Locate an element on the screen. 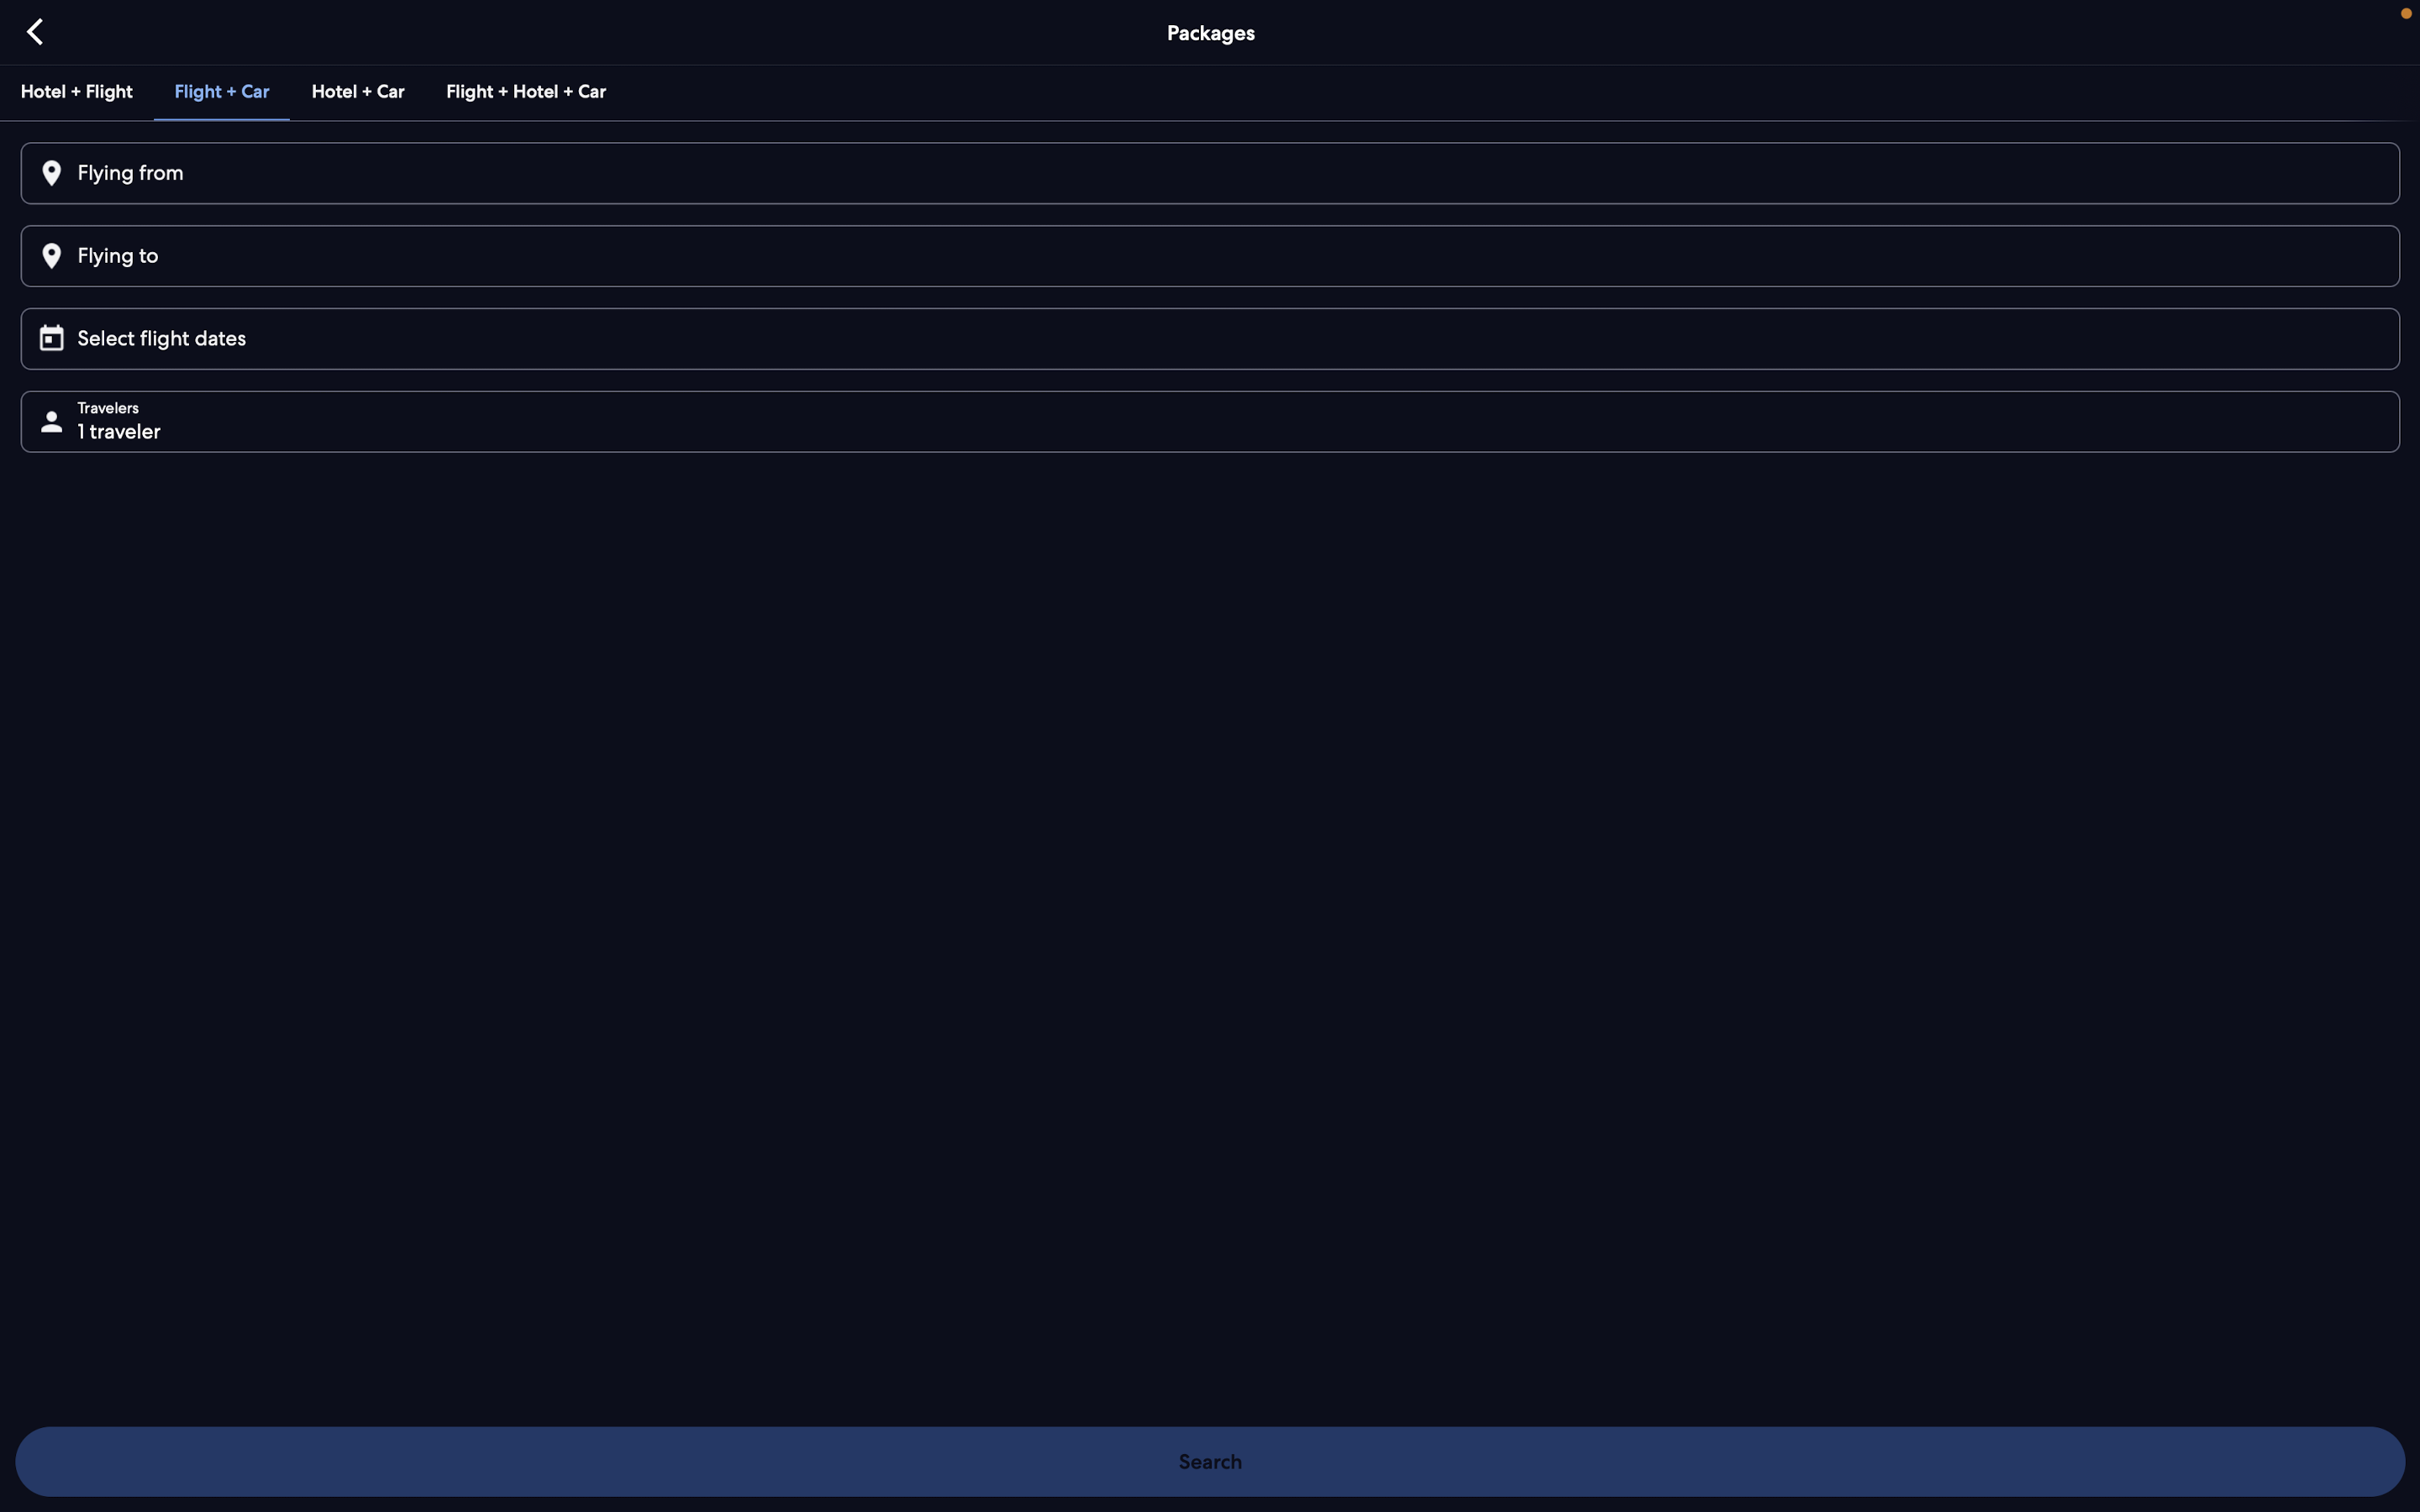  Increment the count of travellers by two is located at coordinates (1217, 419).